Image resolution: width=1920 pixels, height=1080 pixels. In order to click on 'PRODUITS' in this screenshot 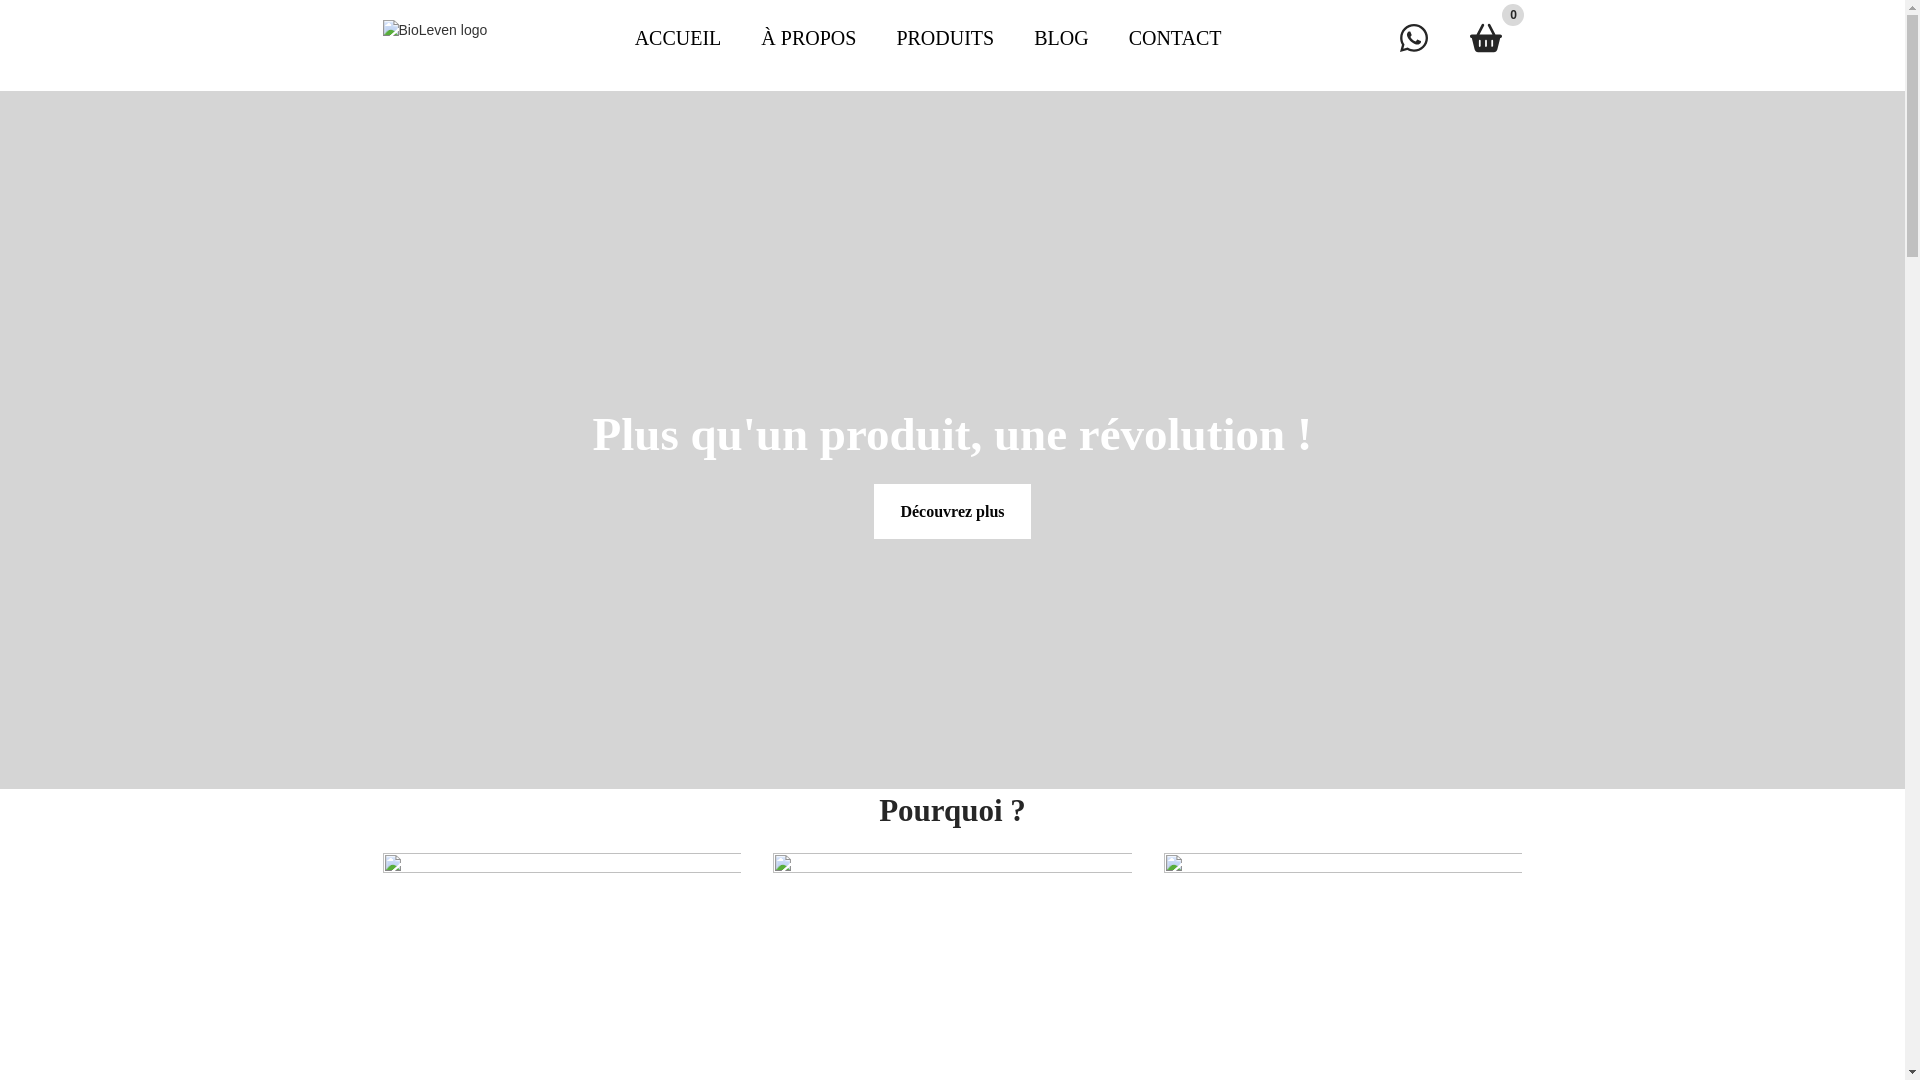, I will do `click(875, 38)`.